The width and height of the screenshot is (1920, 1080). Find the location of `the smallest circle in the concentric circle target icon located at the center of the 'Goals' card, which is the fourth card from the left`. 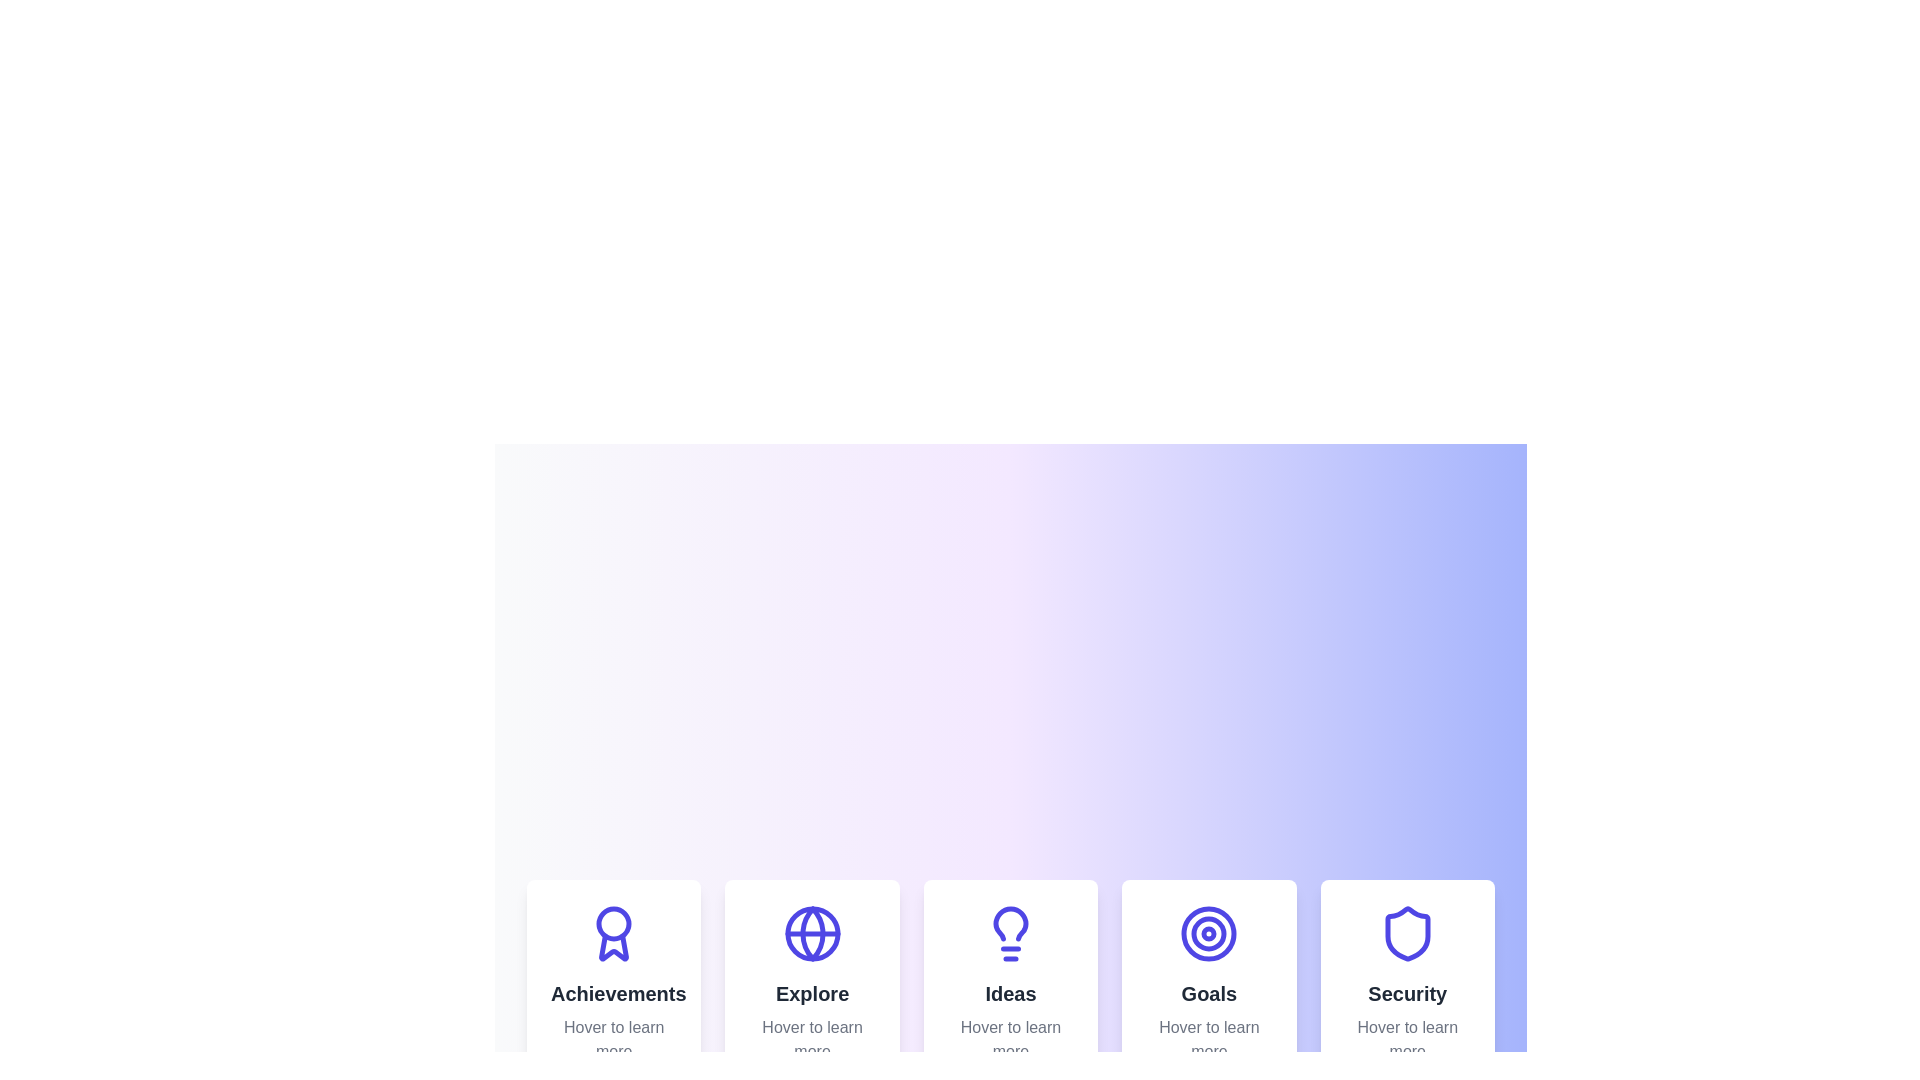

the smallest circle in the concentric circle target icon located at the center of the 'Goals' card, which is the fourth card from the left is located at coordinates (1208, 933).